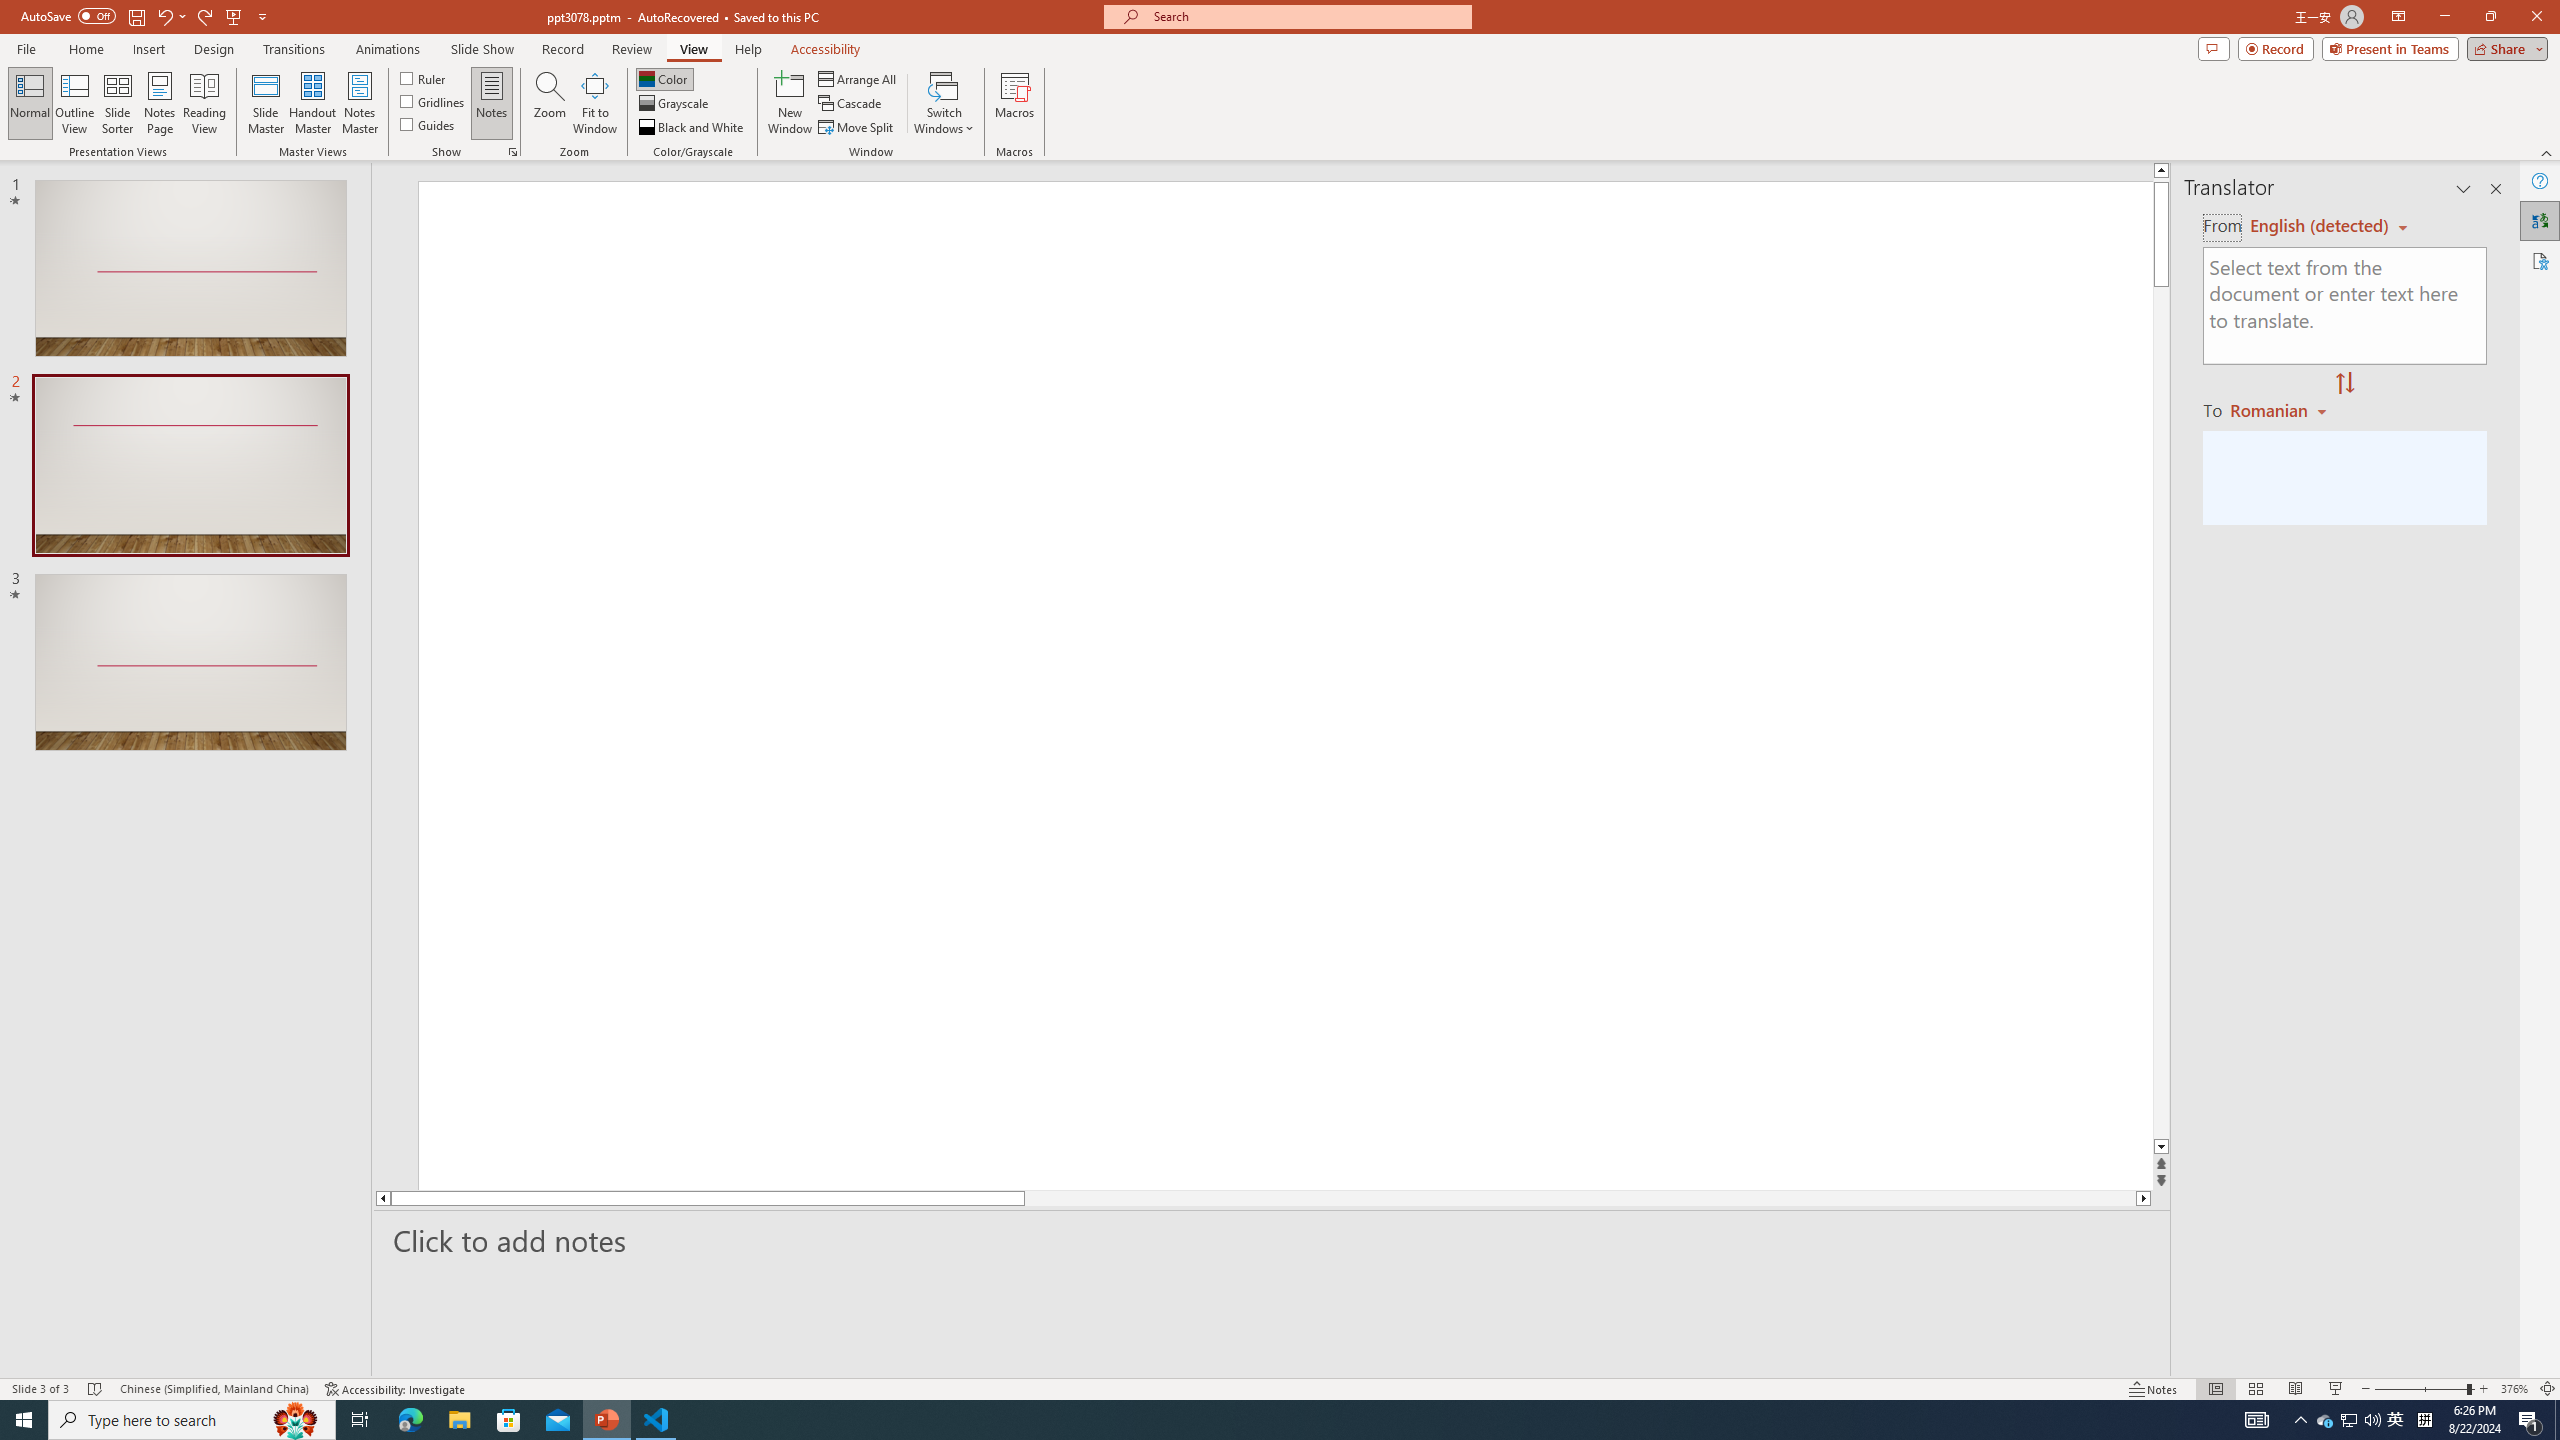 The image size is (2560, 1440). Describe the element at coordinates (2279, 409) in the screenshot. I see `'Romanian'` at that location.